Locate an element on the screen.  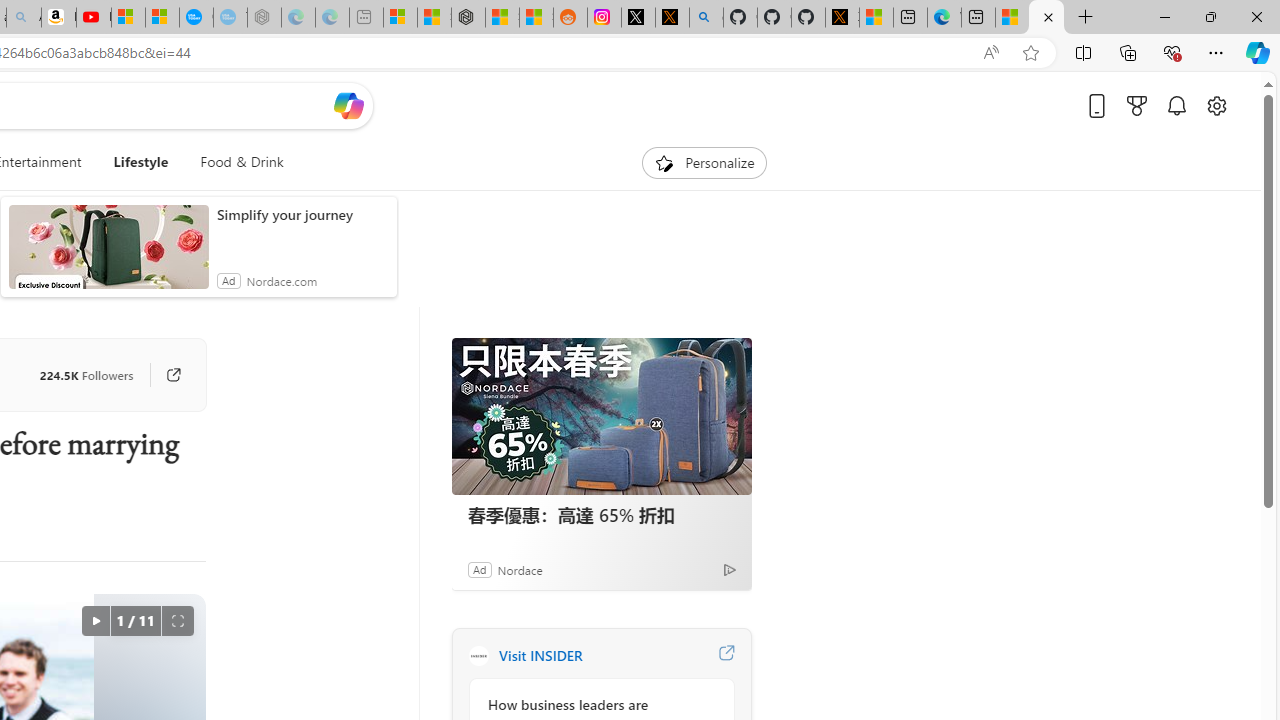
'Lifestyle' is located at coordinates (139, 162).